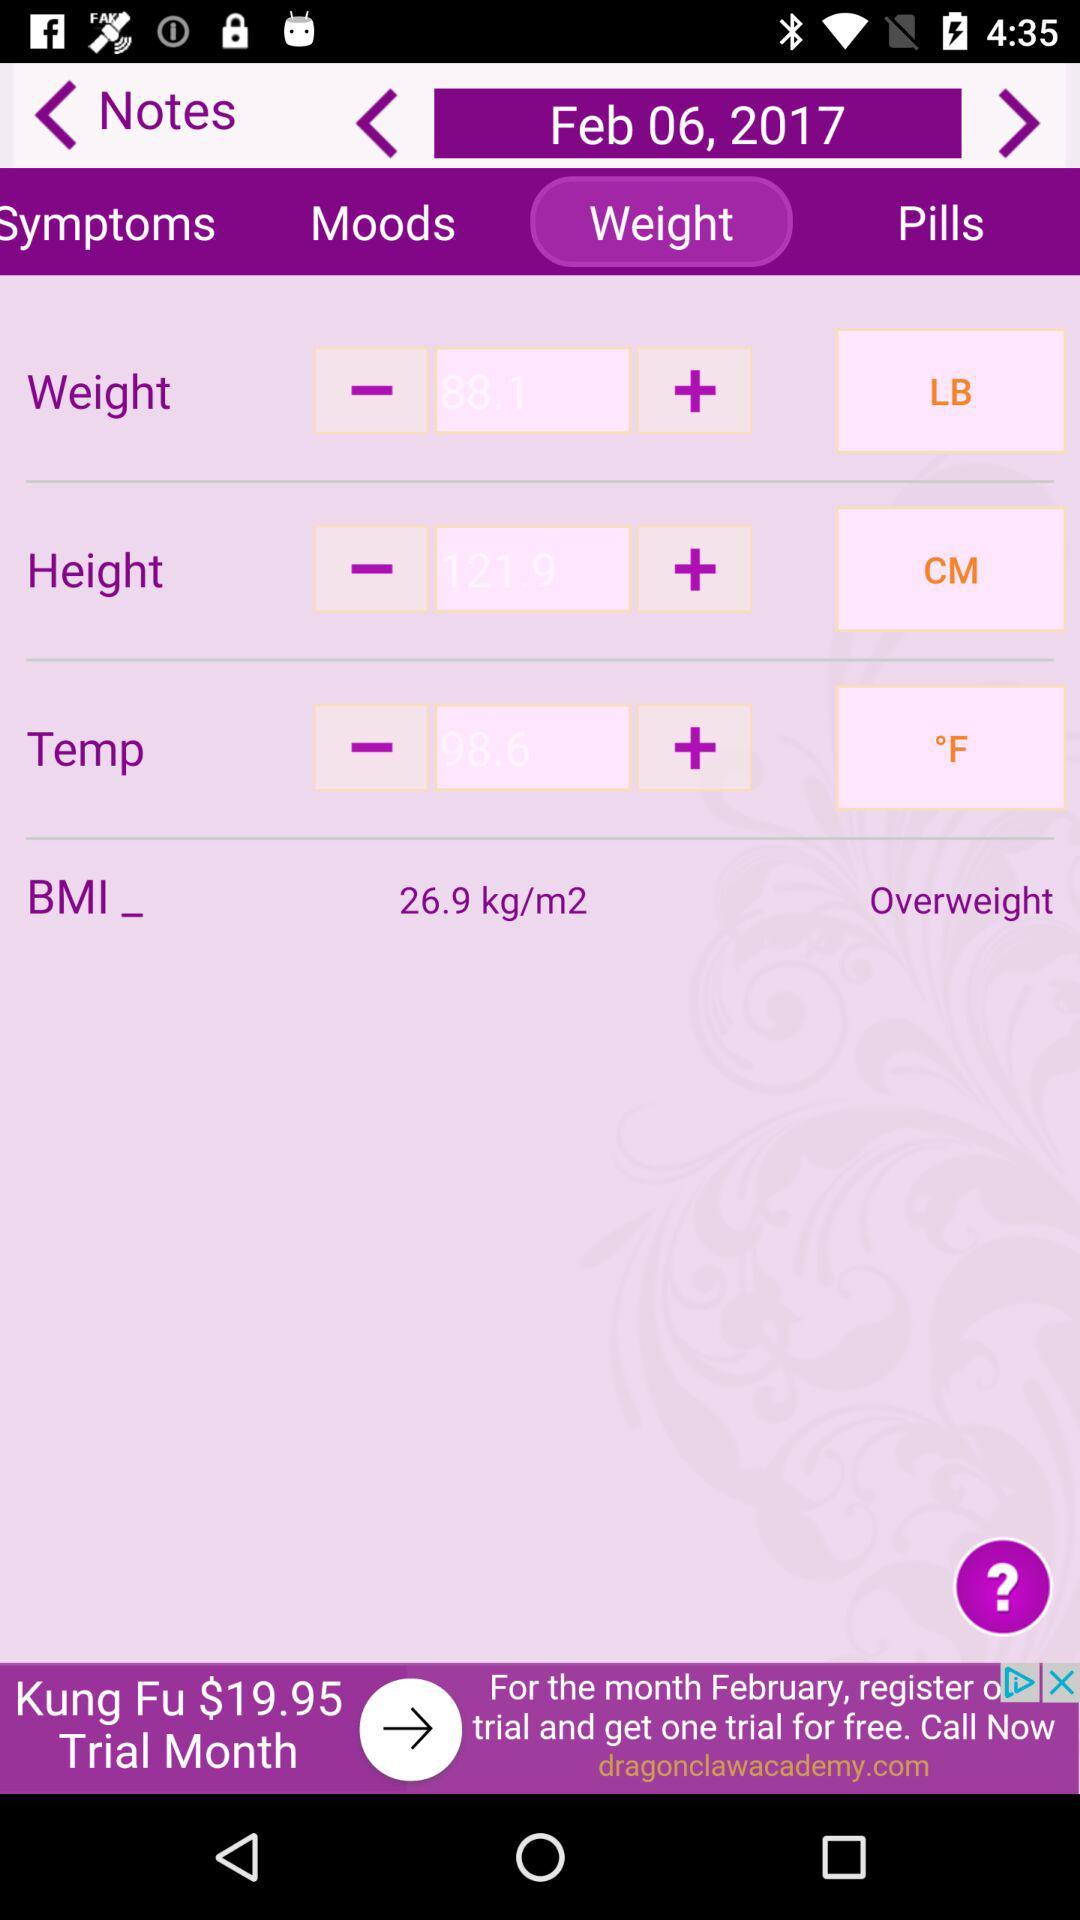  I want to click on this space is to add numbers in it, so click(531, 390).